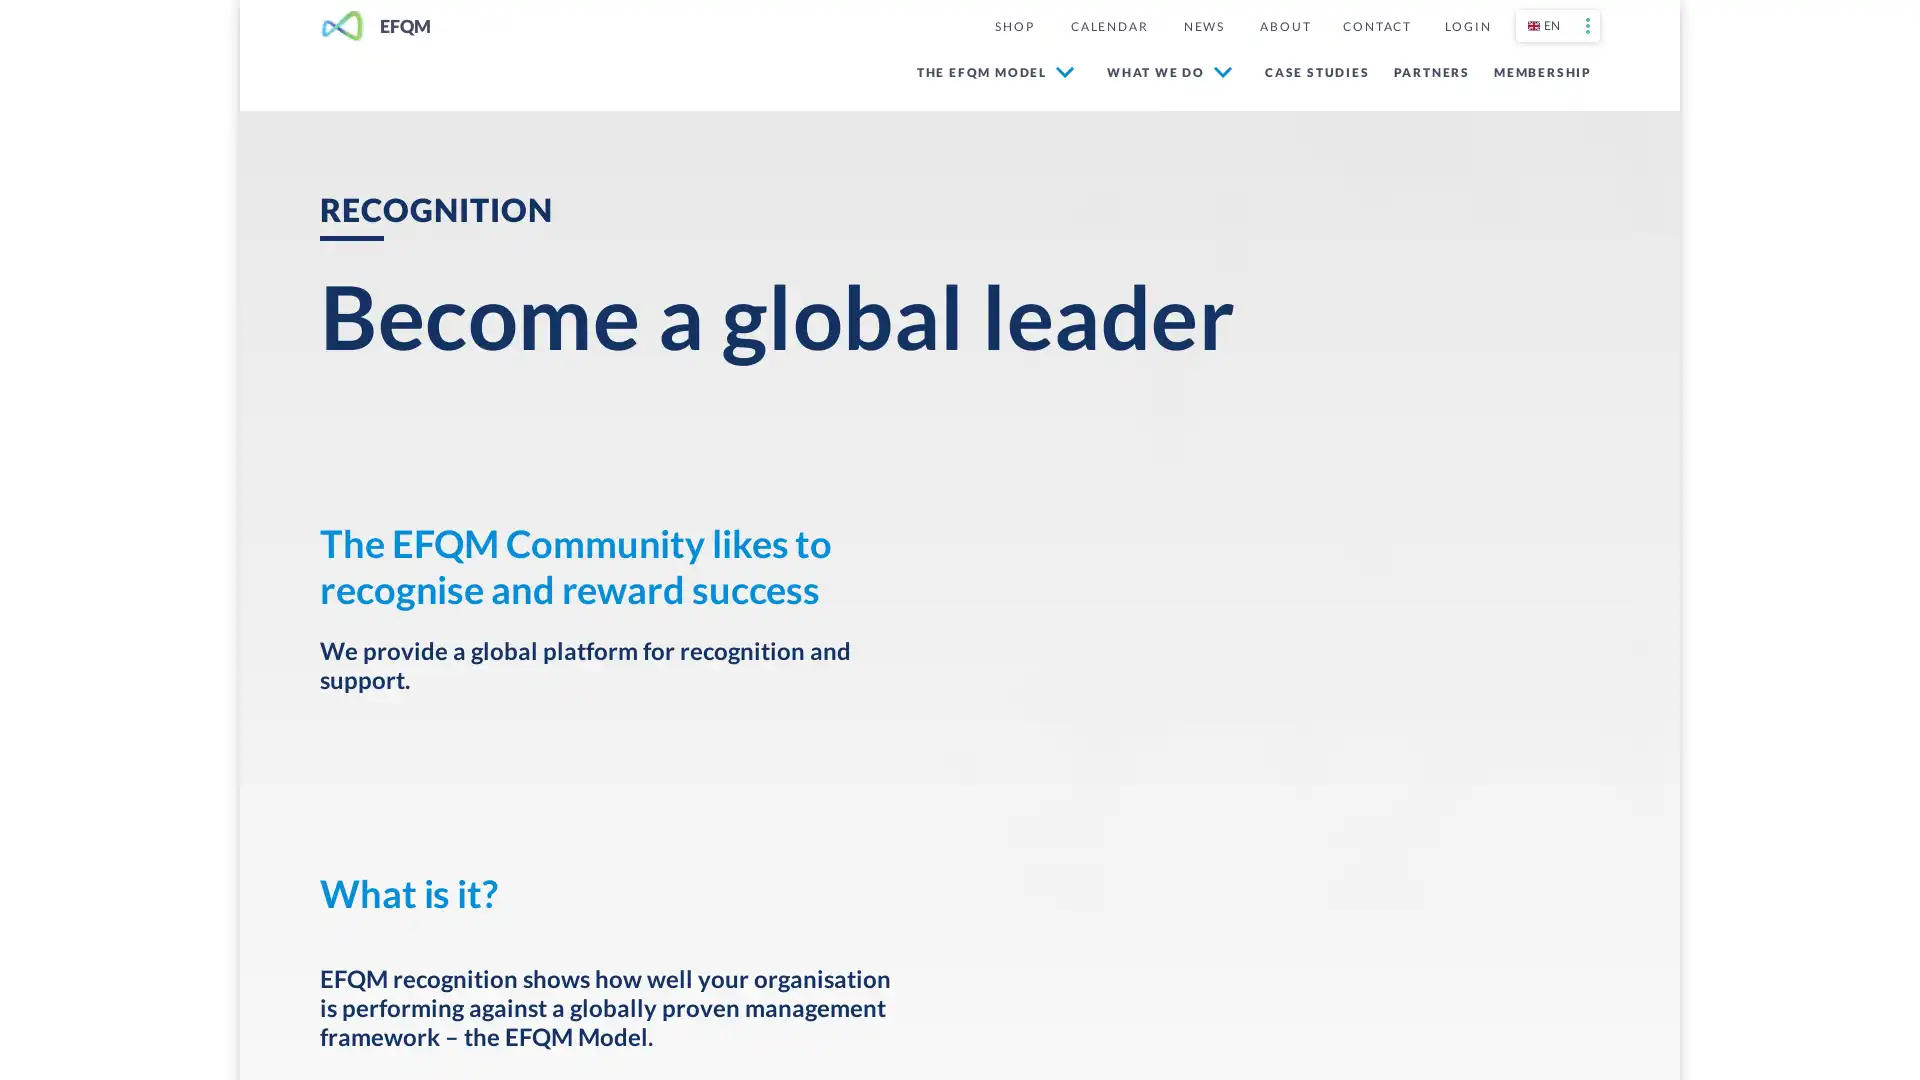  I want to click on CASE STUDIES, so click(1312, 70).